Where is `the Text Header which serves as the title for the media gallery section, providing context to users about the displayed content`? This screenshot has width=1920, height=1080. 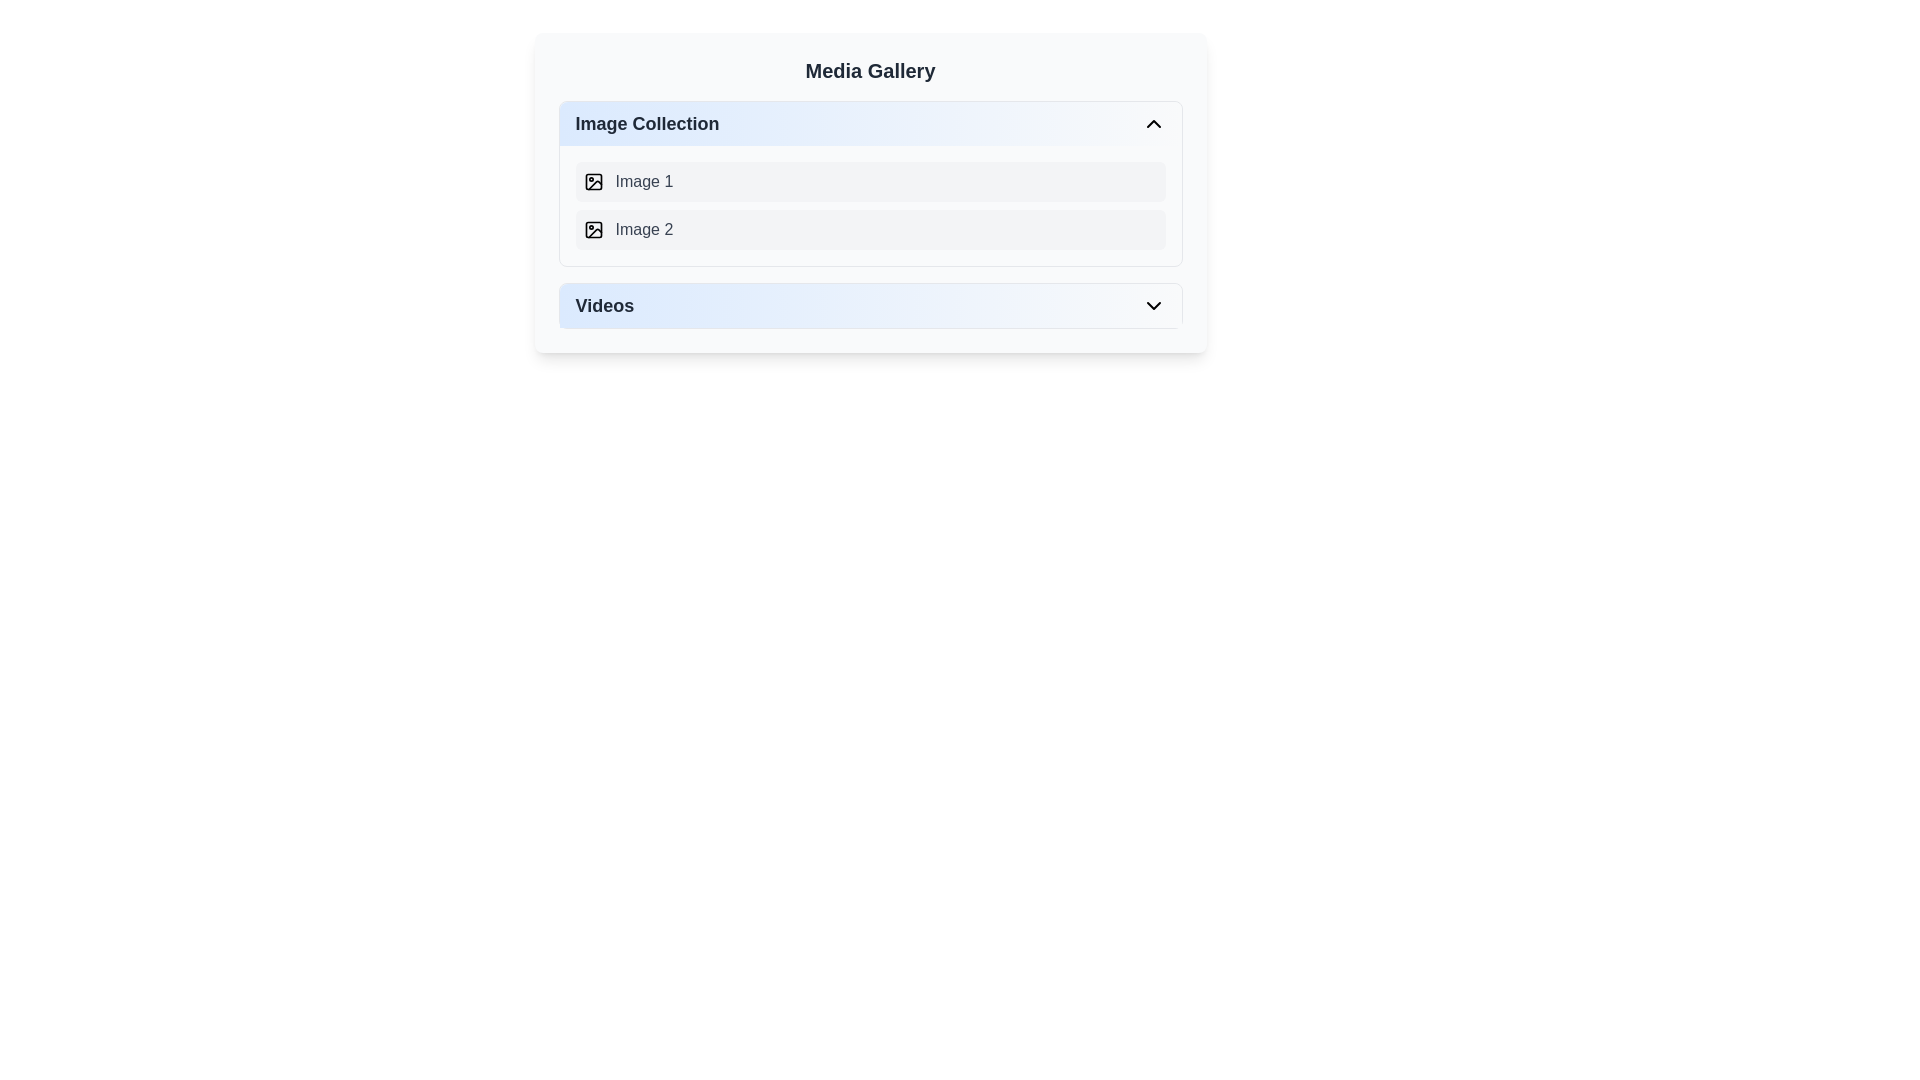 the Text Header which serves as the title for the media gallery section, providing context to users about the displayed content is located at coordinates (870, 69).